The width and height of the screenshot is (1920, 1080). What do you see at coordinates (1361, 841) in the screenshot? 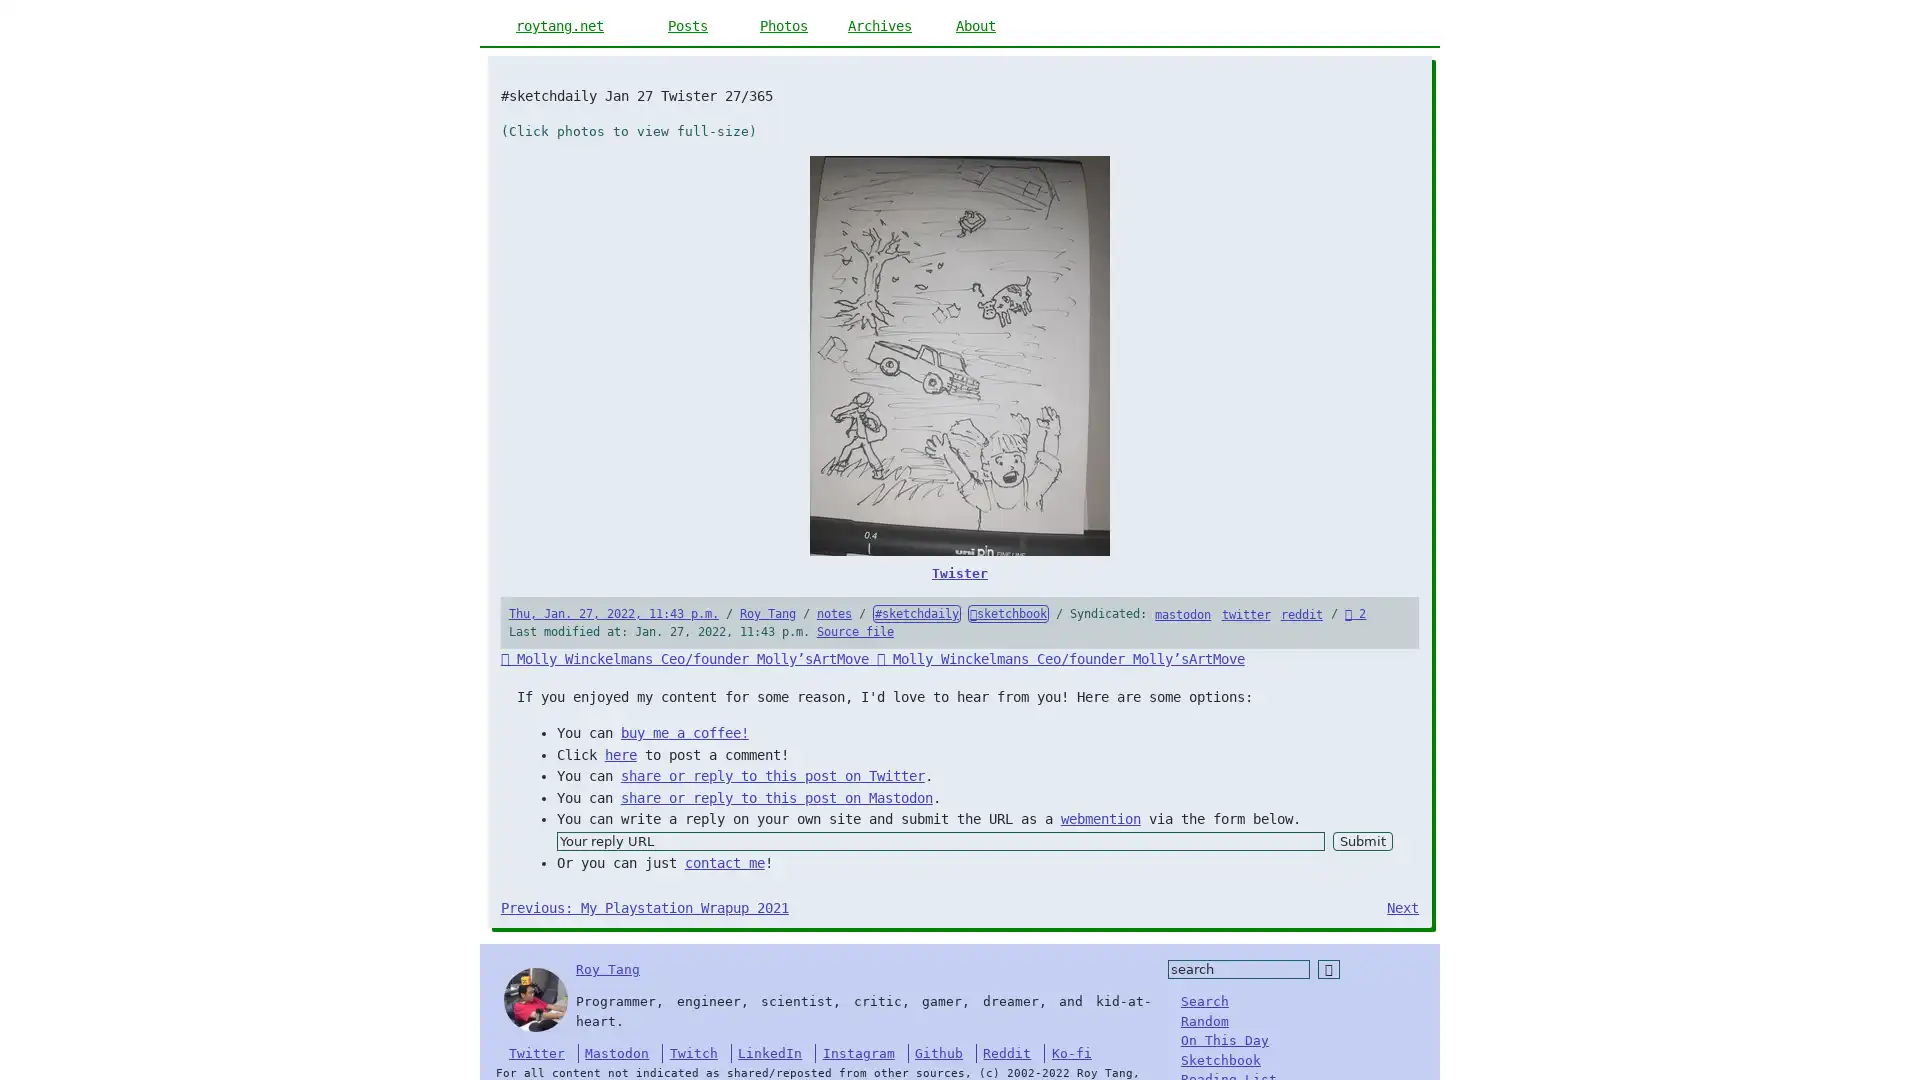
I see `Submit` at bounding box center [1361, 841].